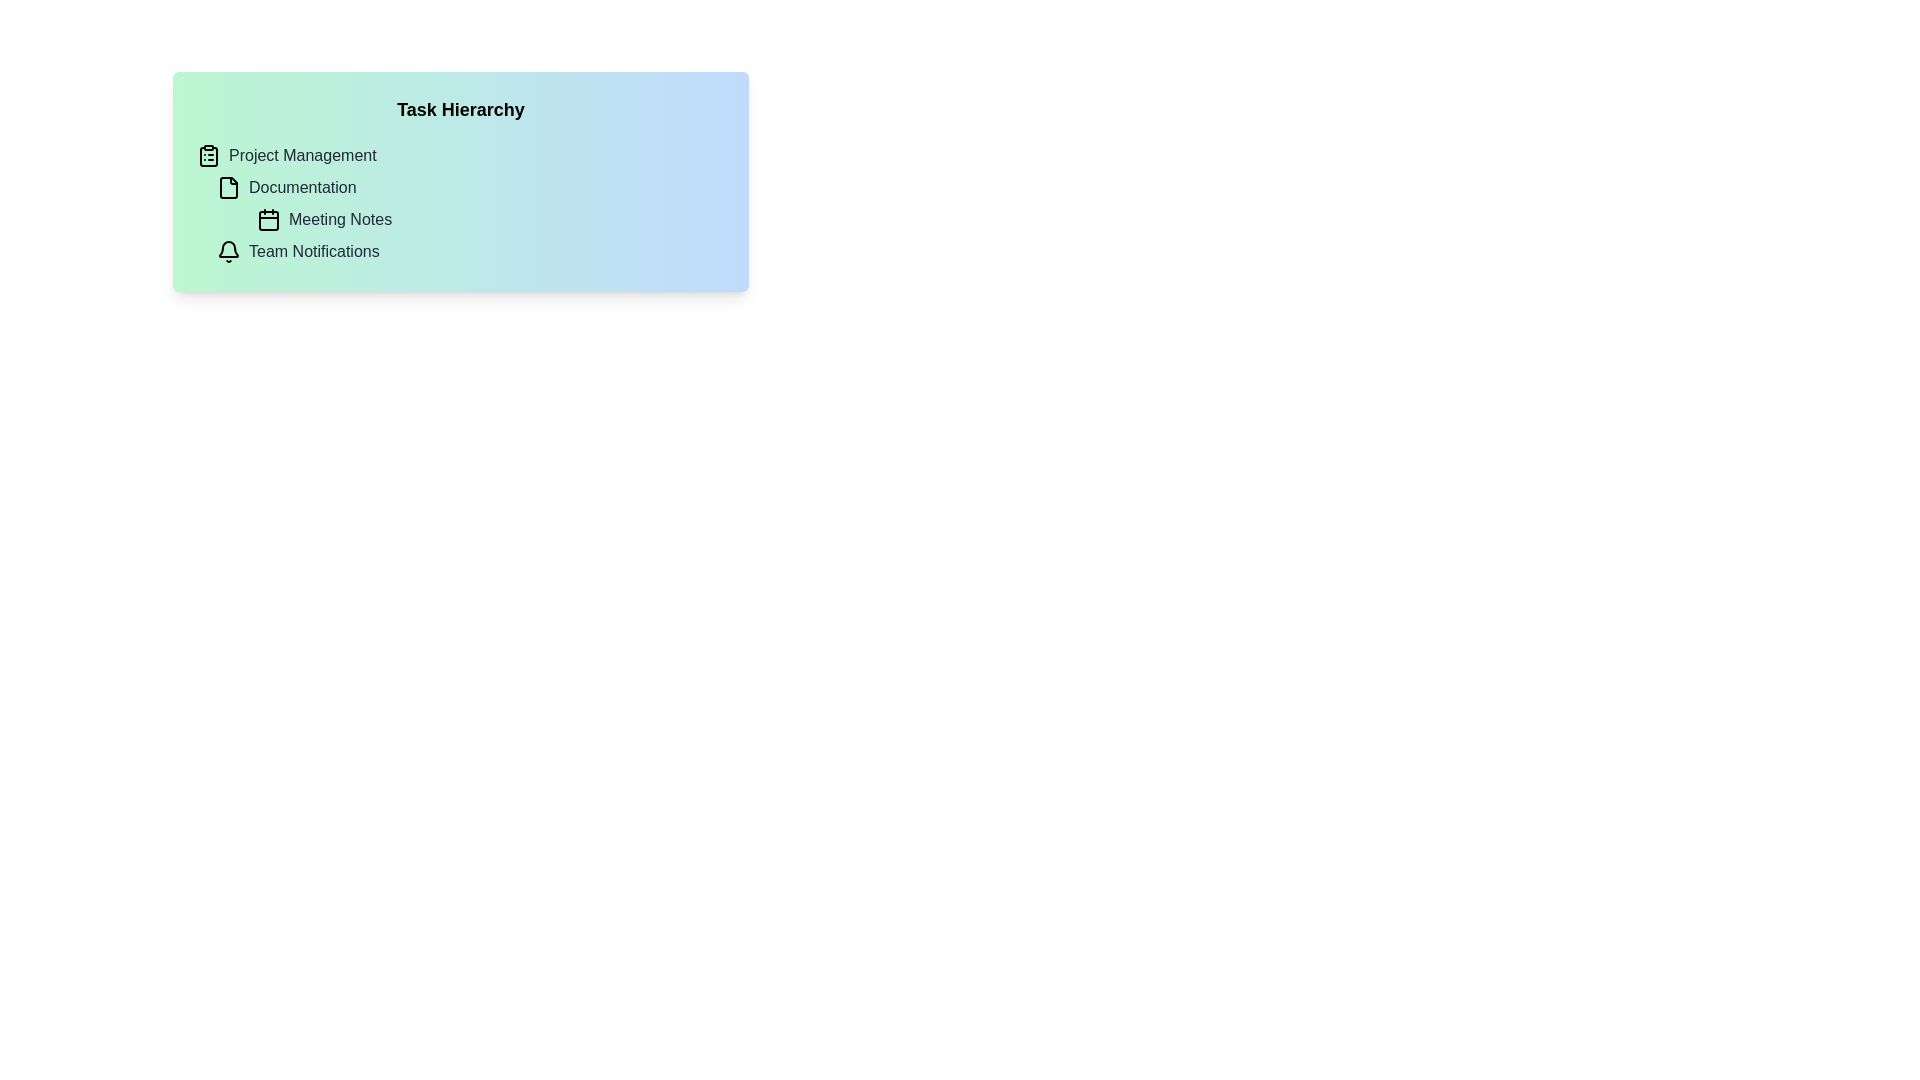 This screenshot has width=1920, height=1080. What do you see at coordinates (229, 248) in the screenshot?
I see `the top arc segment of the bell icon, which is located near the lower-left area of the panel, next to the text 'Team Notifications.'` at bounding box center [229, 248].